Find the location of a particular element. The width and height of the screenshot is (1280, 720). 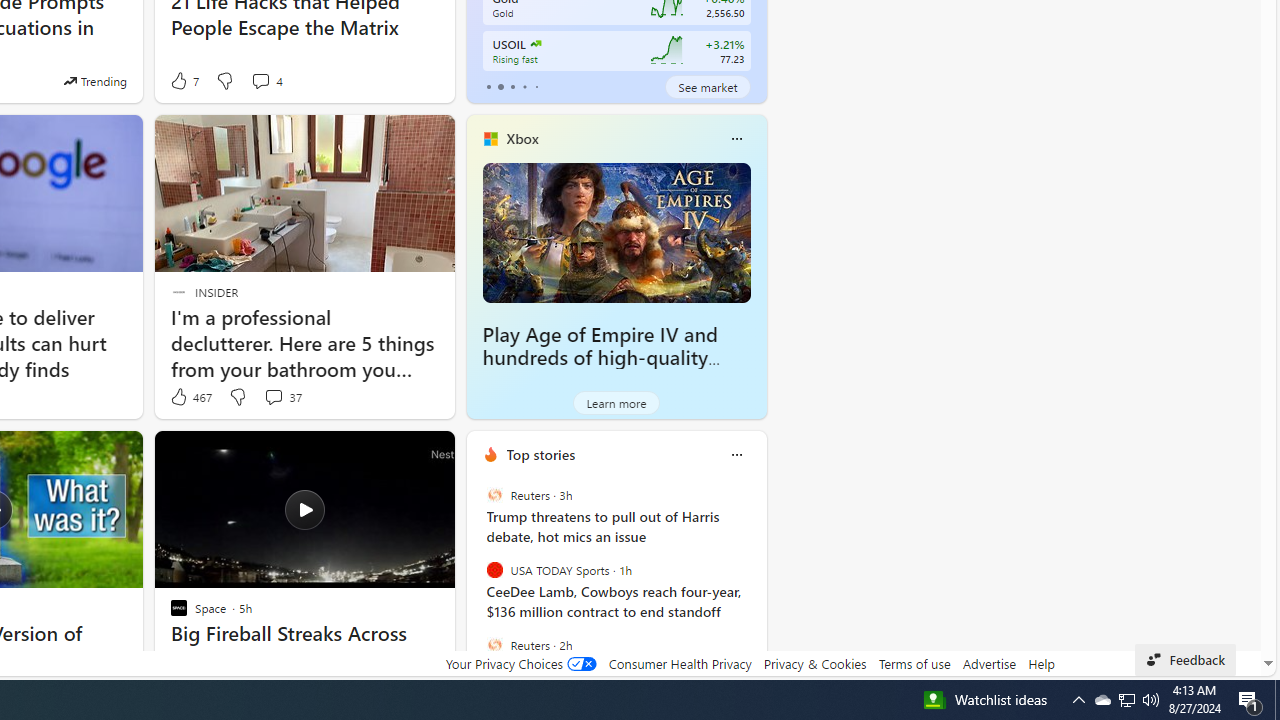

'USA TODAY Sports' is located at coordinates (494, 570).